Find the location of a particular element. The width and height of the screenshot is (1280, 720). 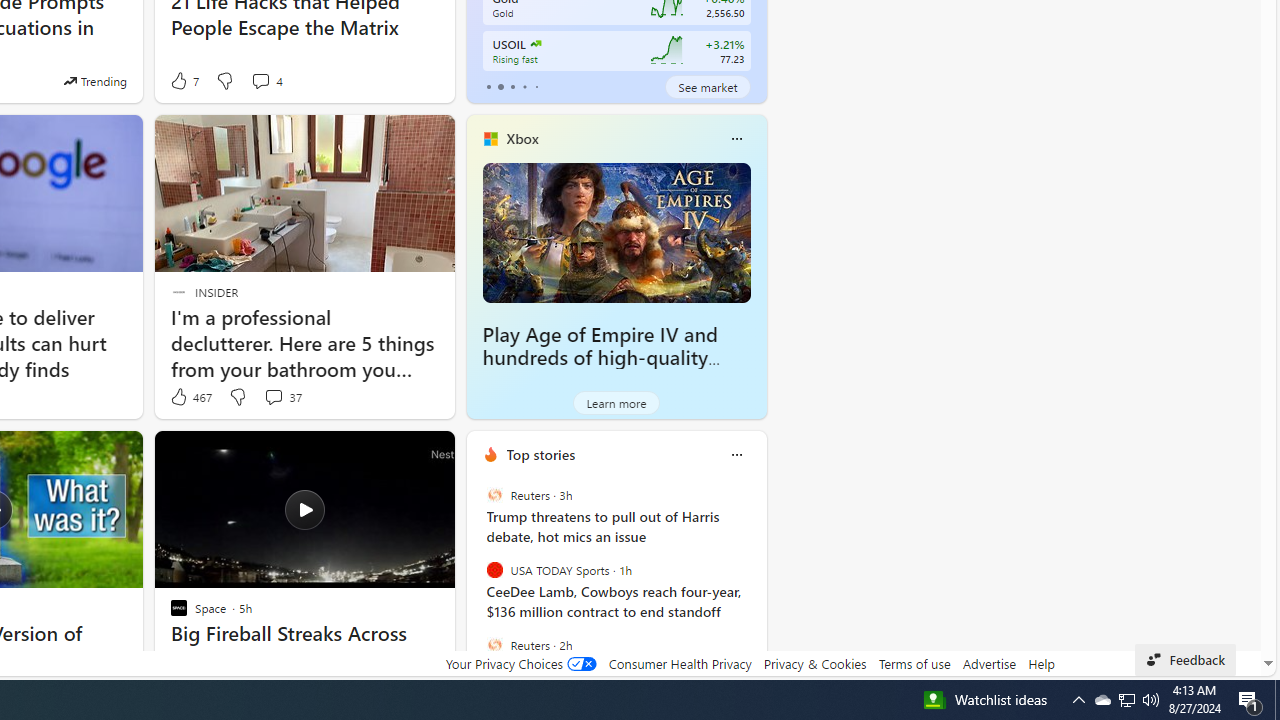

'USA TODAY Sports' is located at coordinates (494, 570).